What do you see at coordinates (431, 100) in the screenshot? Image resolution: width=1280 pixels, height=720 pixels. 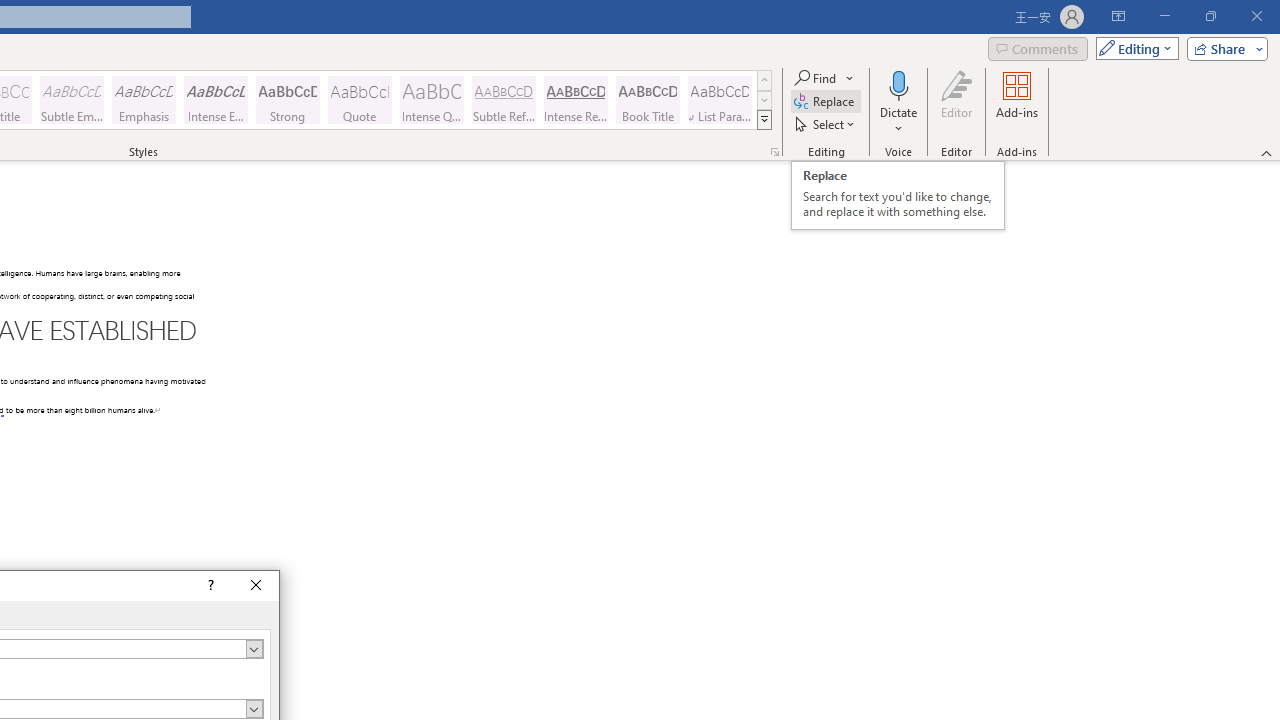 I see `'Intense Quote'` at bounding box center [431, 100].